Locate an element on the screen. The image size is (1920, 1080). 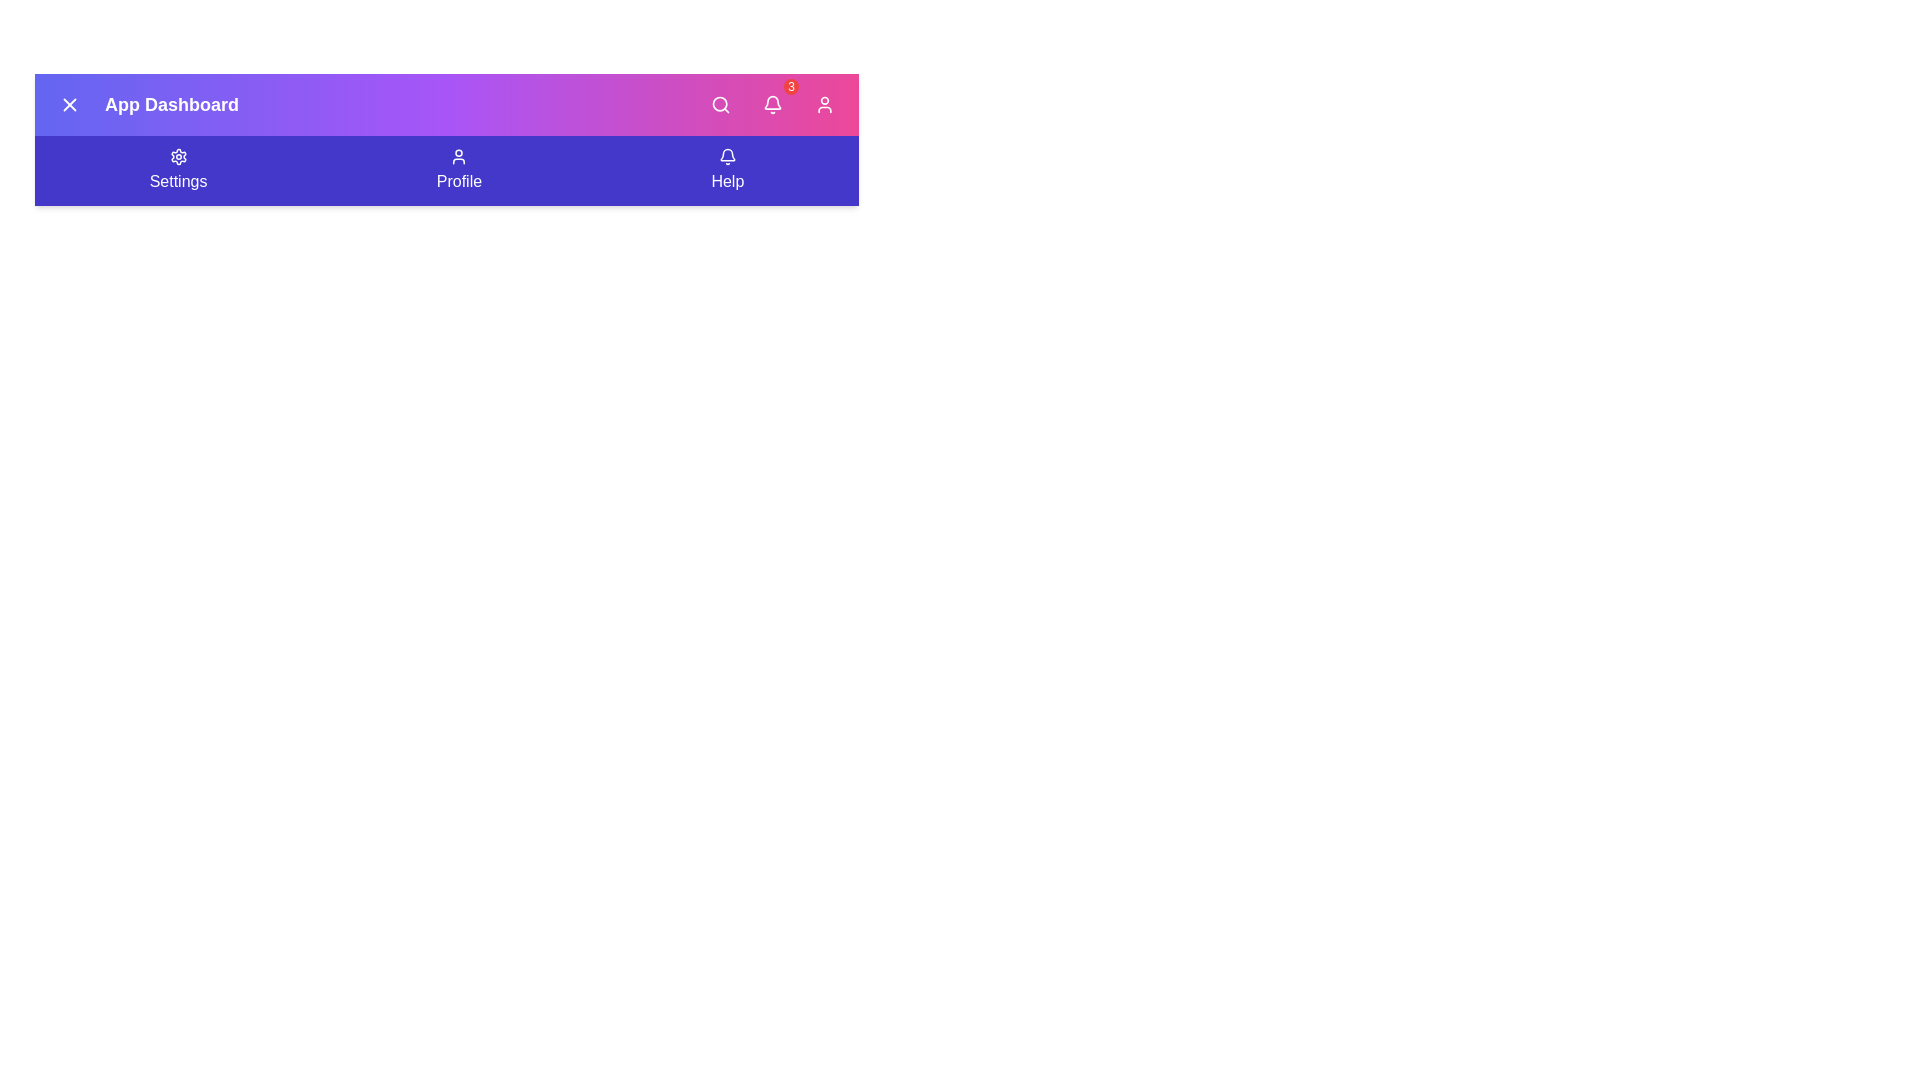
the 'Help' button in the navigation bar is located at coordinates (725, 169).